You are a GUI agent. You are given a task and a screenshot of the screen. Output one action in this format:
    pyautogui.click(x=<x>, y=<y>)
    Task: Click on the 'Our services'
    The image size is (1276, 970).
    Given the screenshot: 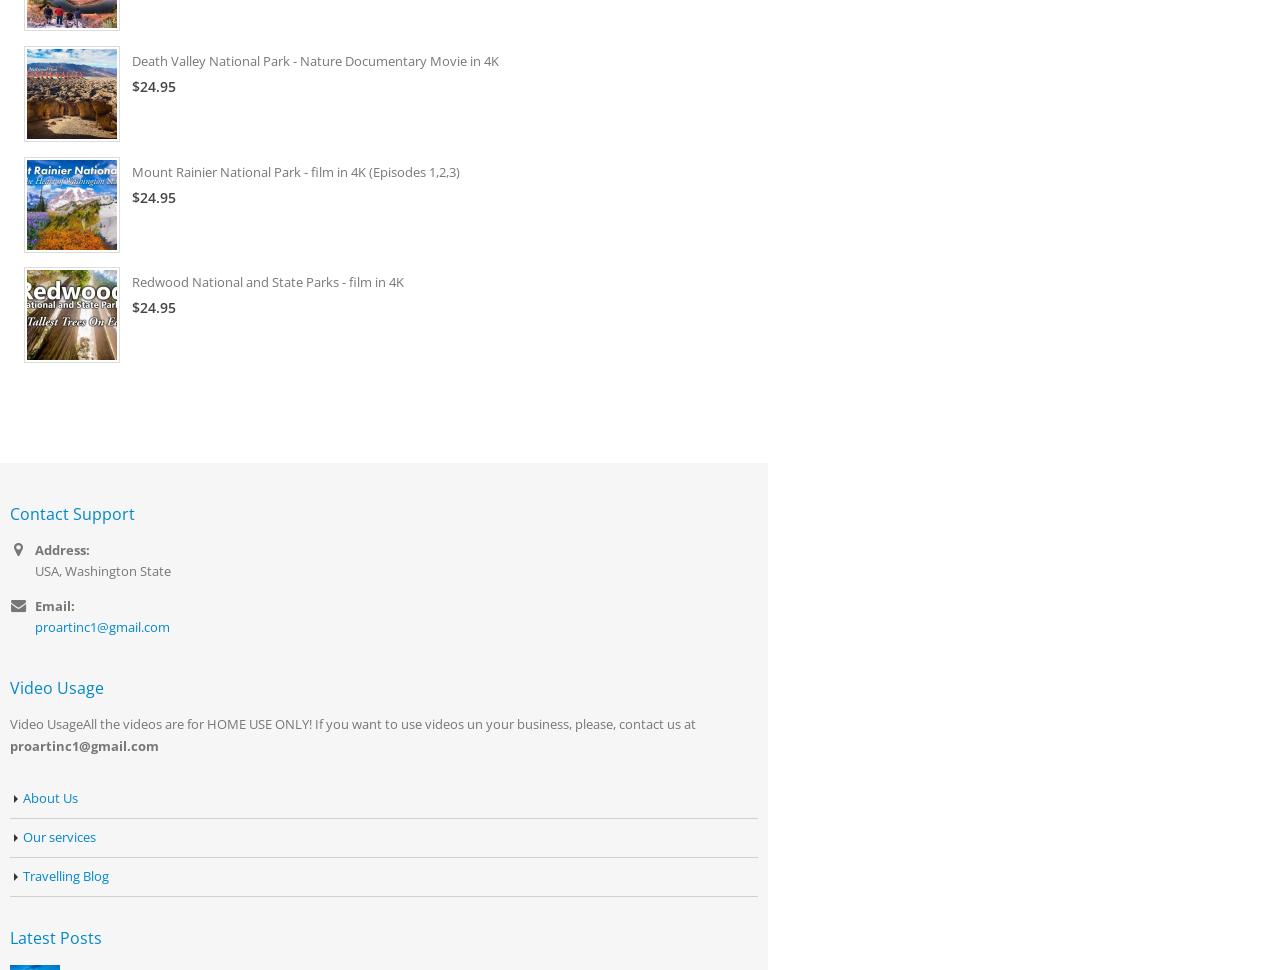 What is the action you would take?
    pyautogui.click(x=58, y=836)
    